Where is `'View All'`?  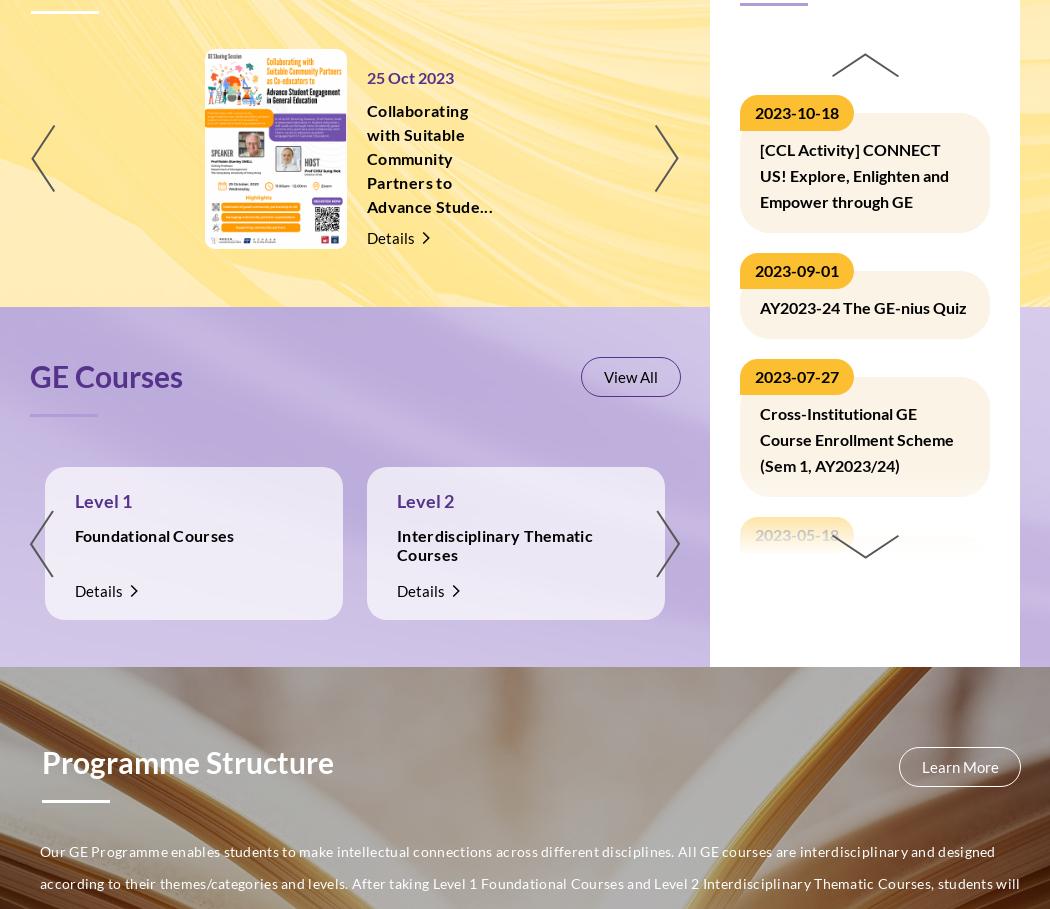 'View All' is located at coordinates (631, 375).